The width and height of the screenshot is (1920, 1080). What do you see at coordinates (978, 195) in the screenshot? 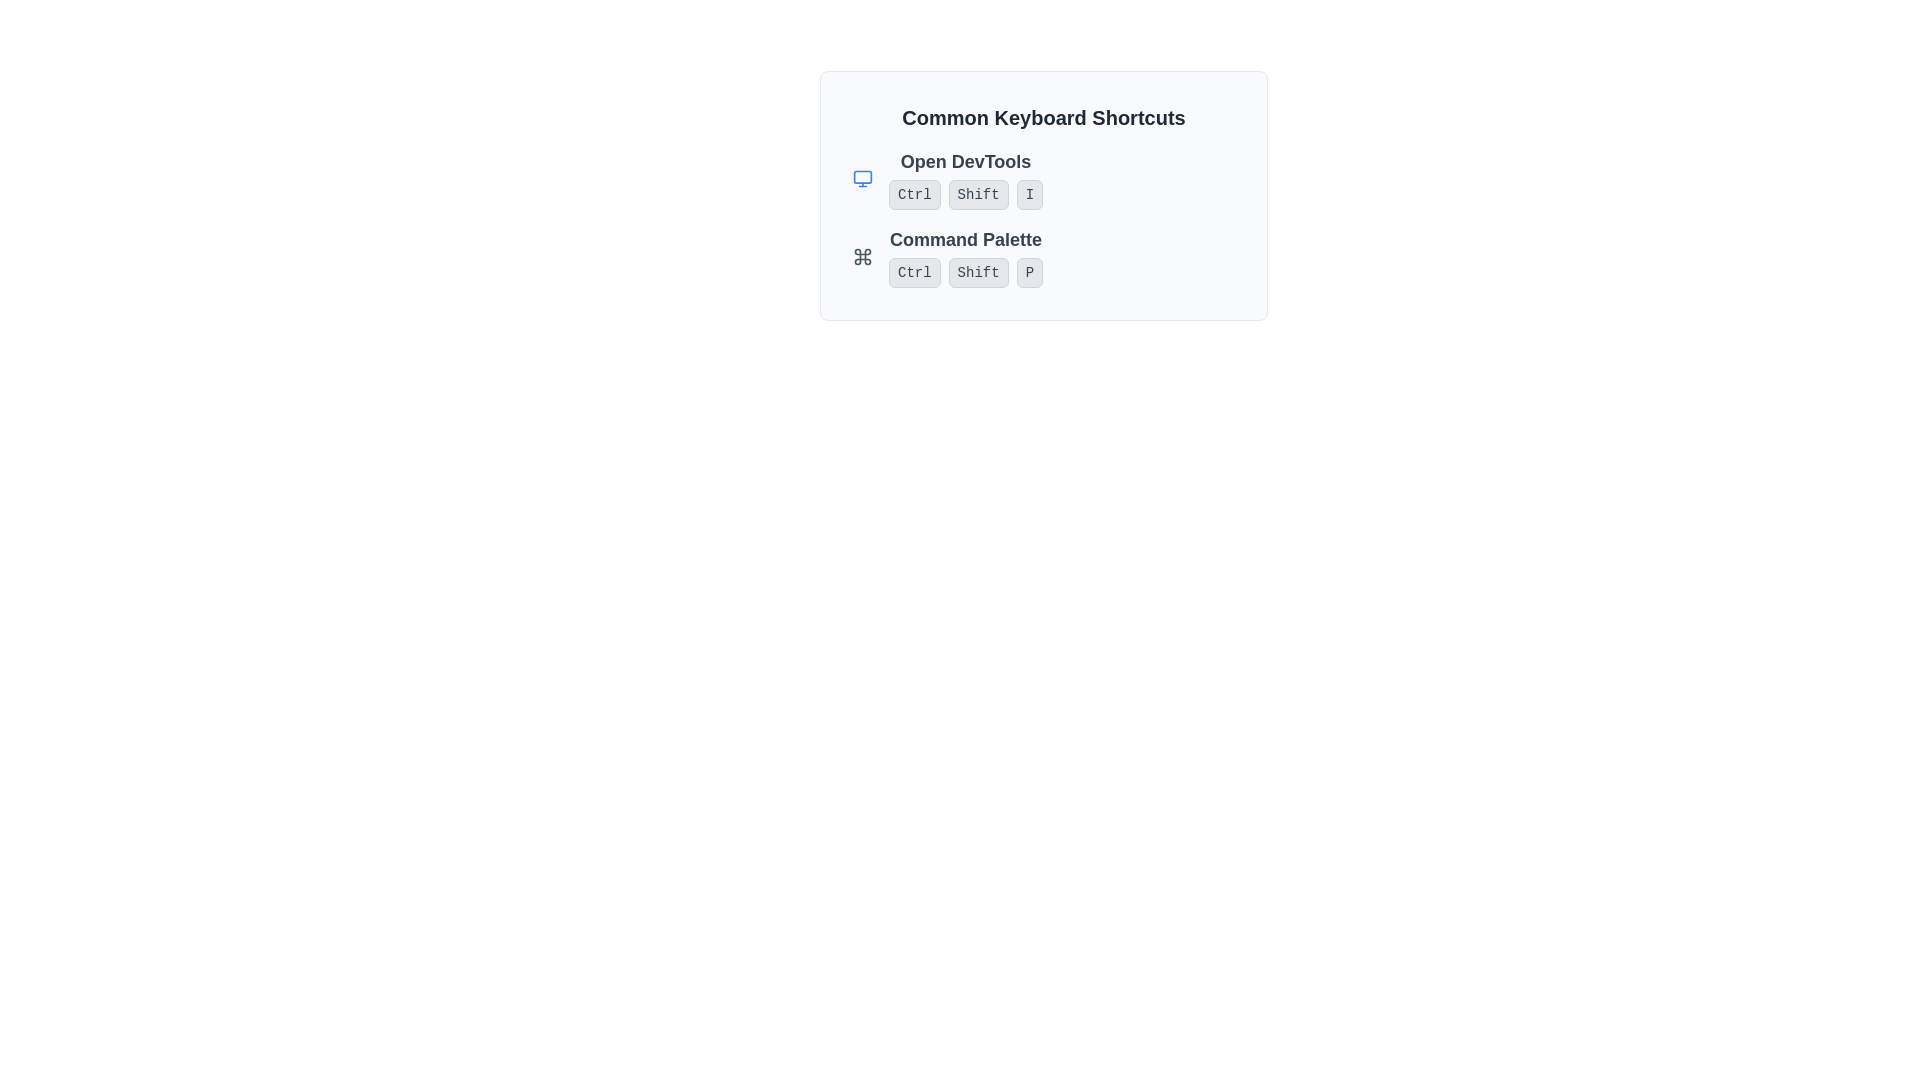
I see `the 'Shift' button styled text element, which is located between the 'Ctrl' and 'I' elements in the 'Open DevTools' section under 'Common Keyboard Shortcuts'` at bounding box center [978, 195].